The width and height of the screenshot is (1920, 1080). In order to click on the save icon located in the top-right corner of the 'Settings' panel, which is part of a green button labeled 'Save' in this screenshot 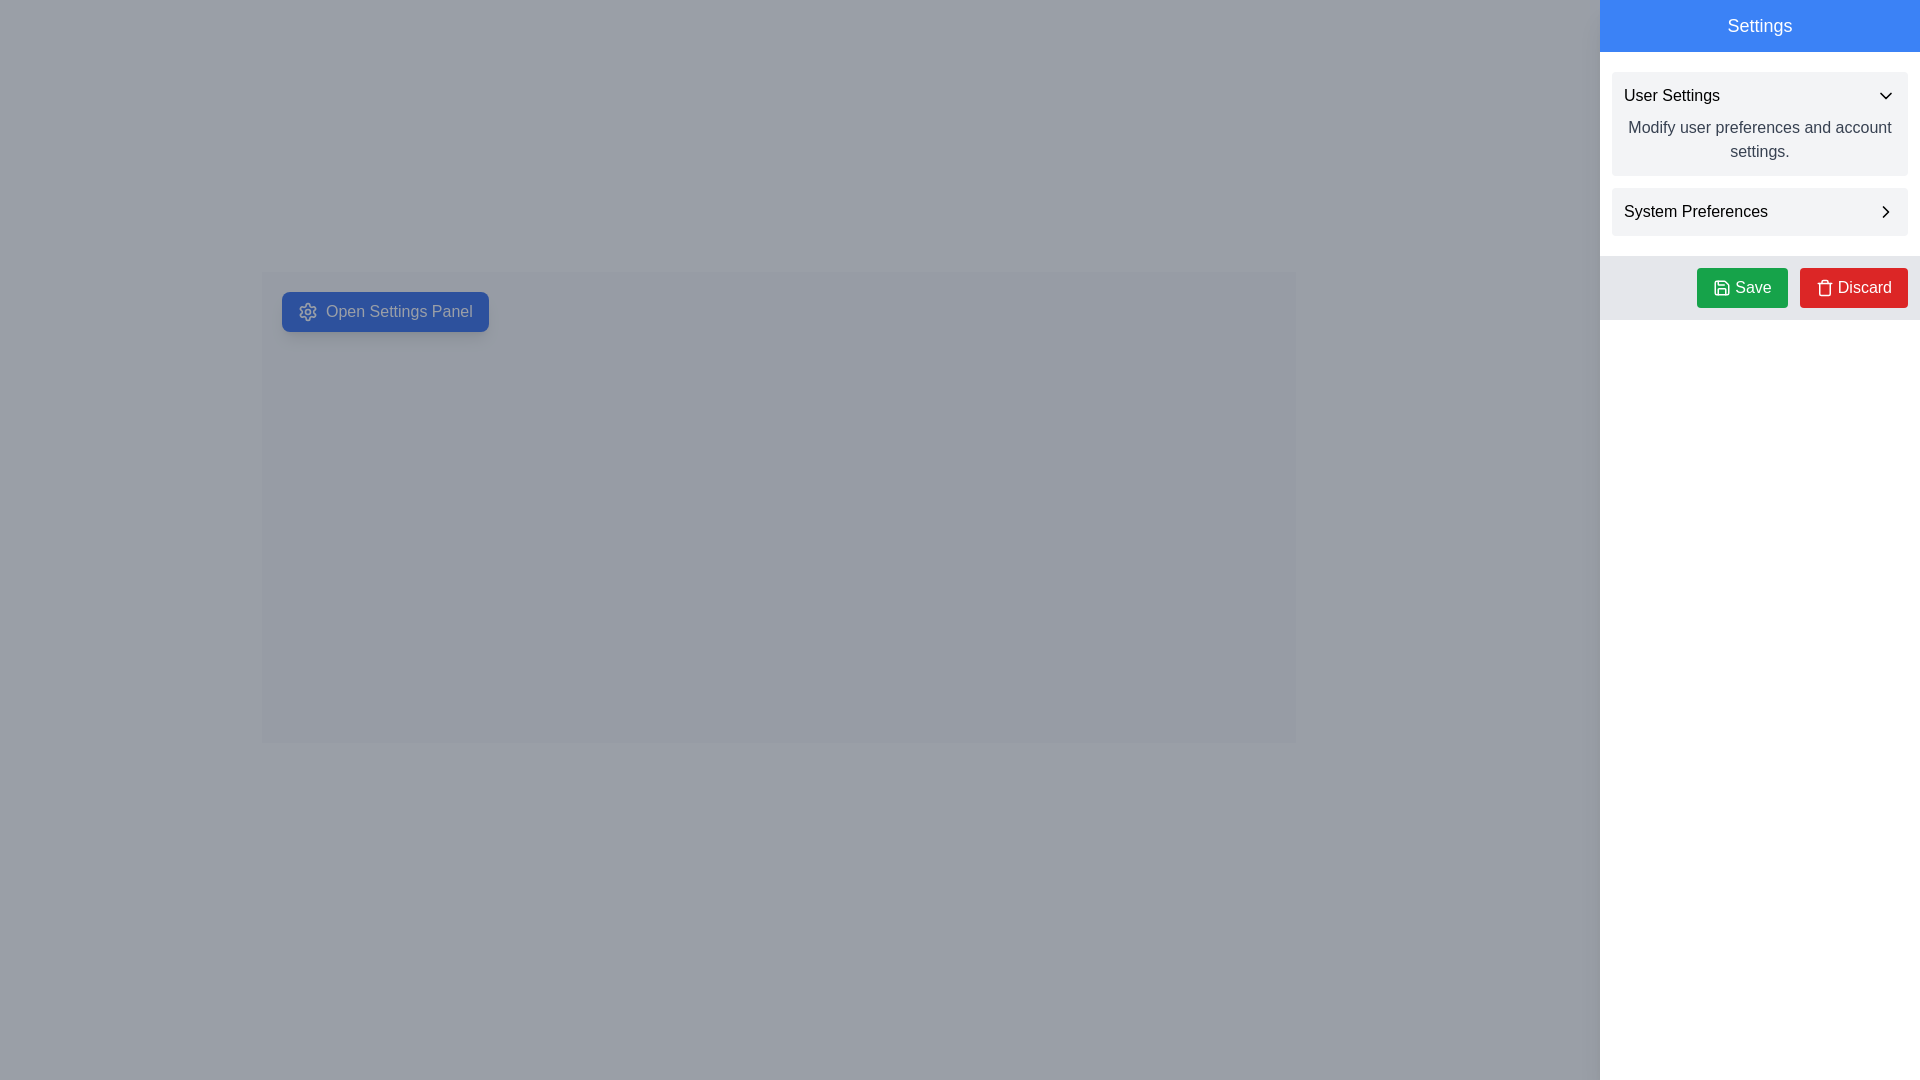, I will do `click(1721, 288)`.